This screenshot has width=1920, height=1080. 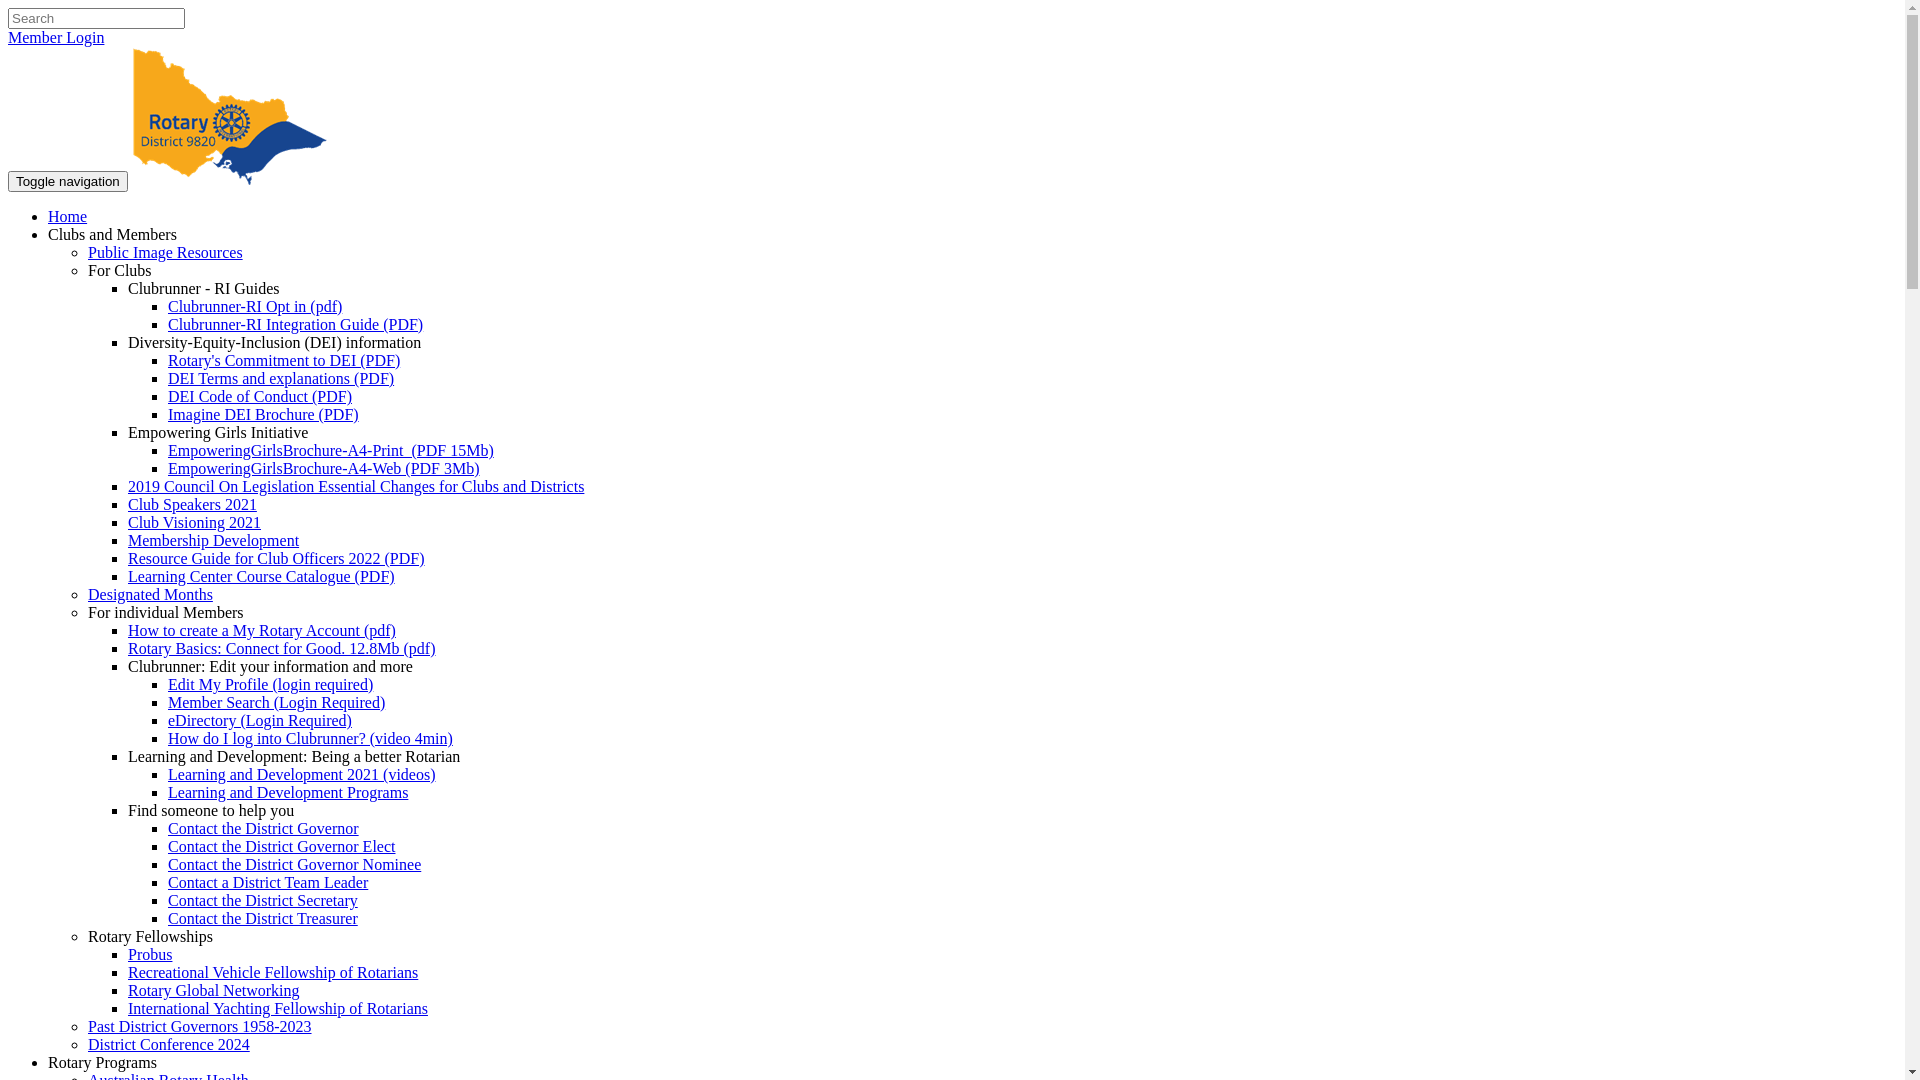 What do you see at coordinates (213, 540) in the screenshot?
I see `'Membership Development'` at bounding box center [213, 540].